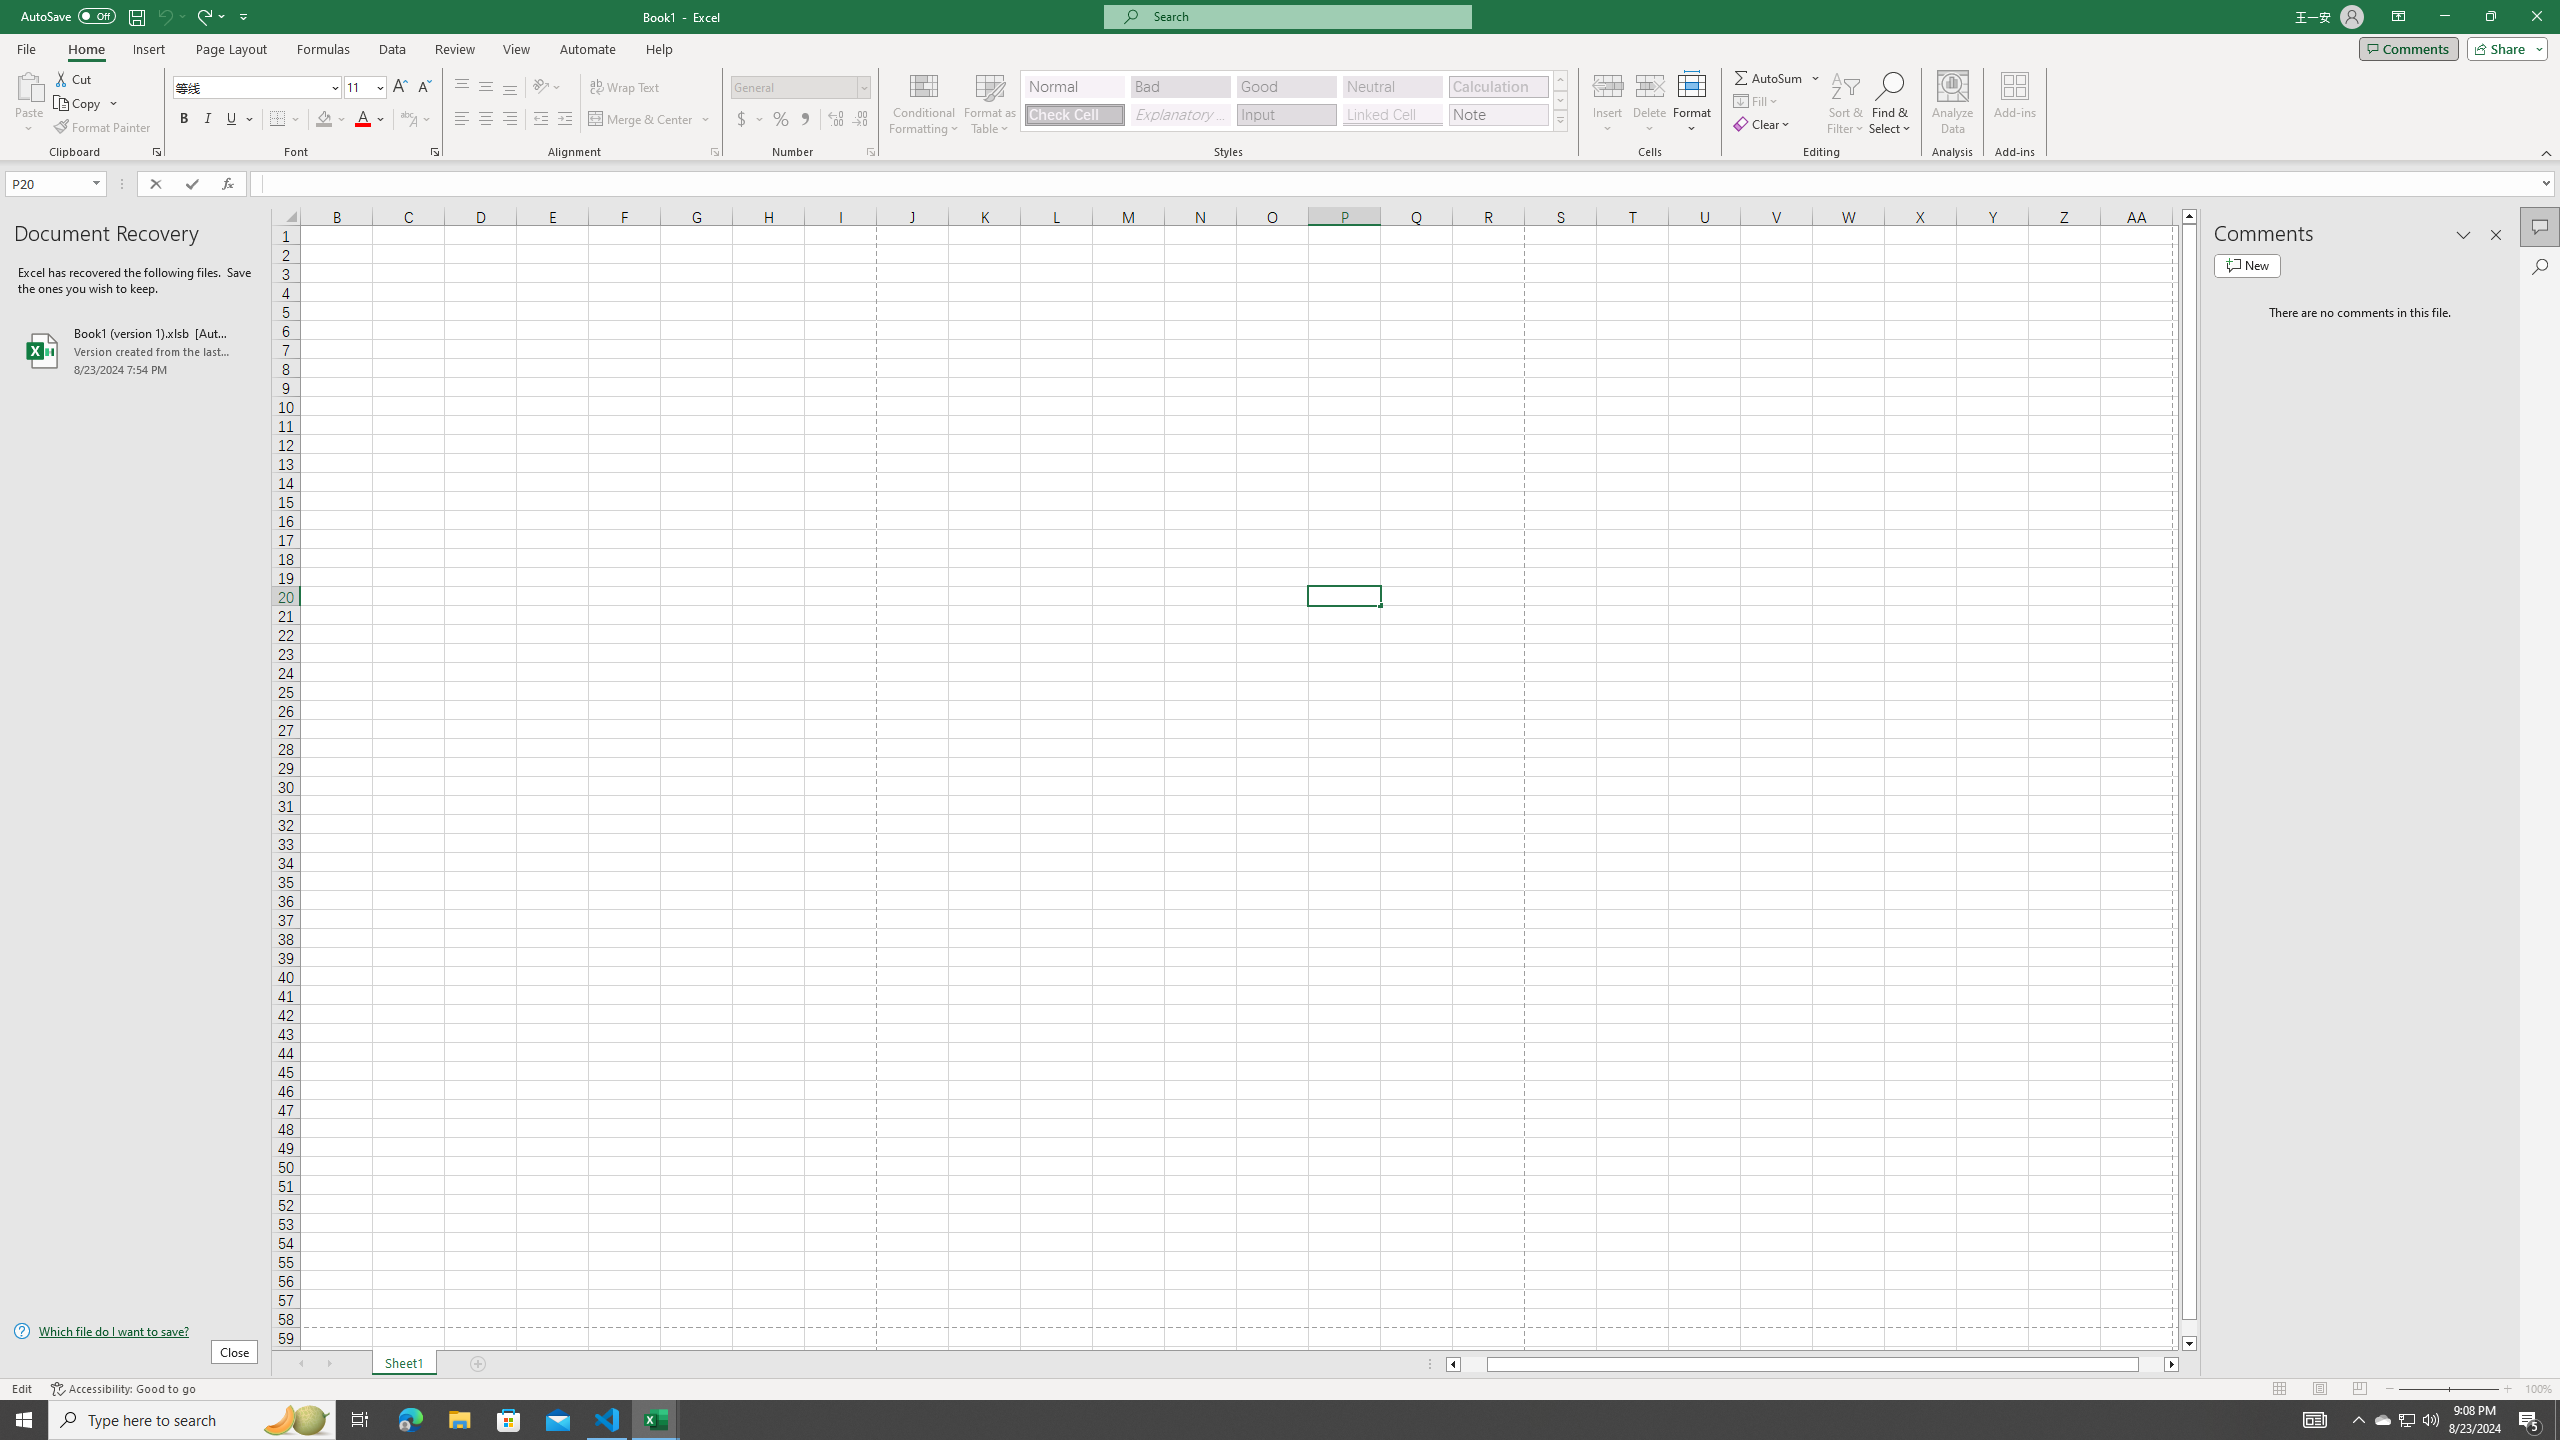  I want to click on 'Collapse the Ribbon', so click(2547, 153).